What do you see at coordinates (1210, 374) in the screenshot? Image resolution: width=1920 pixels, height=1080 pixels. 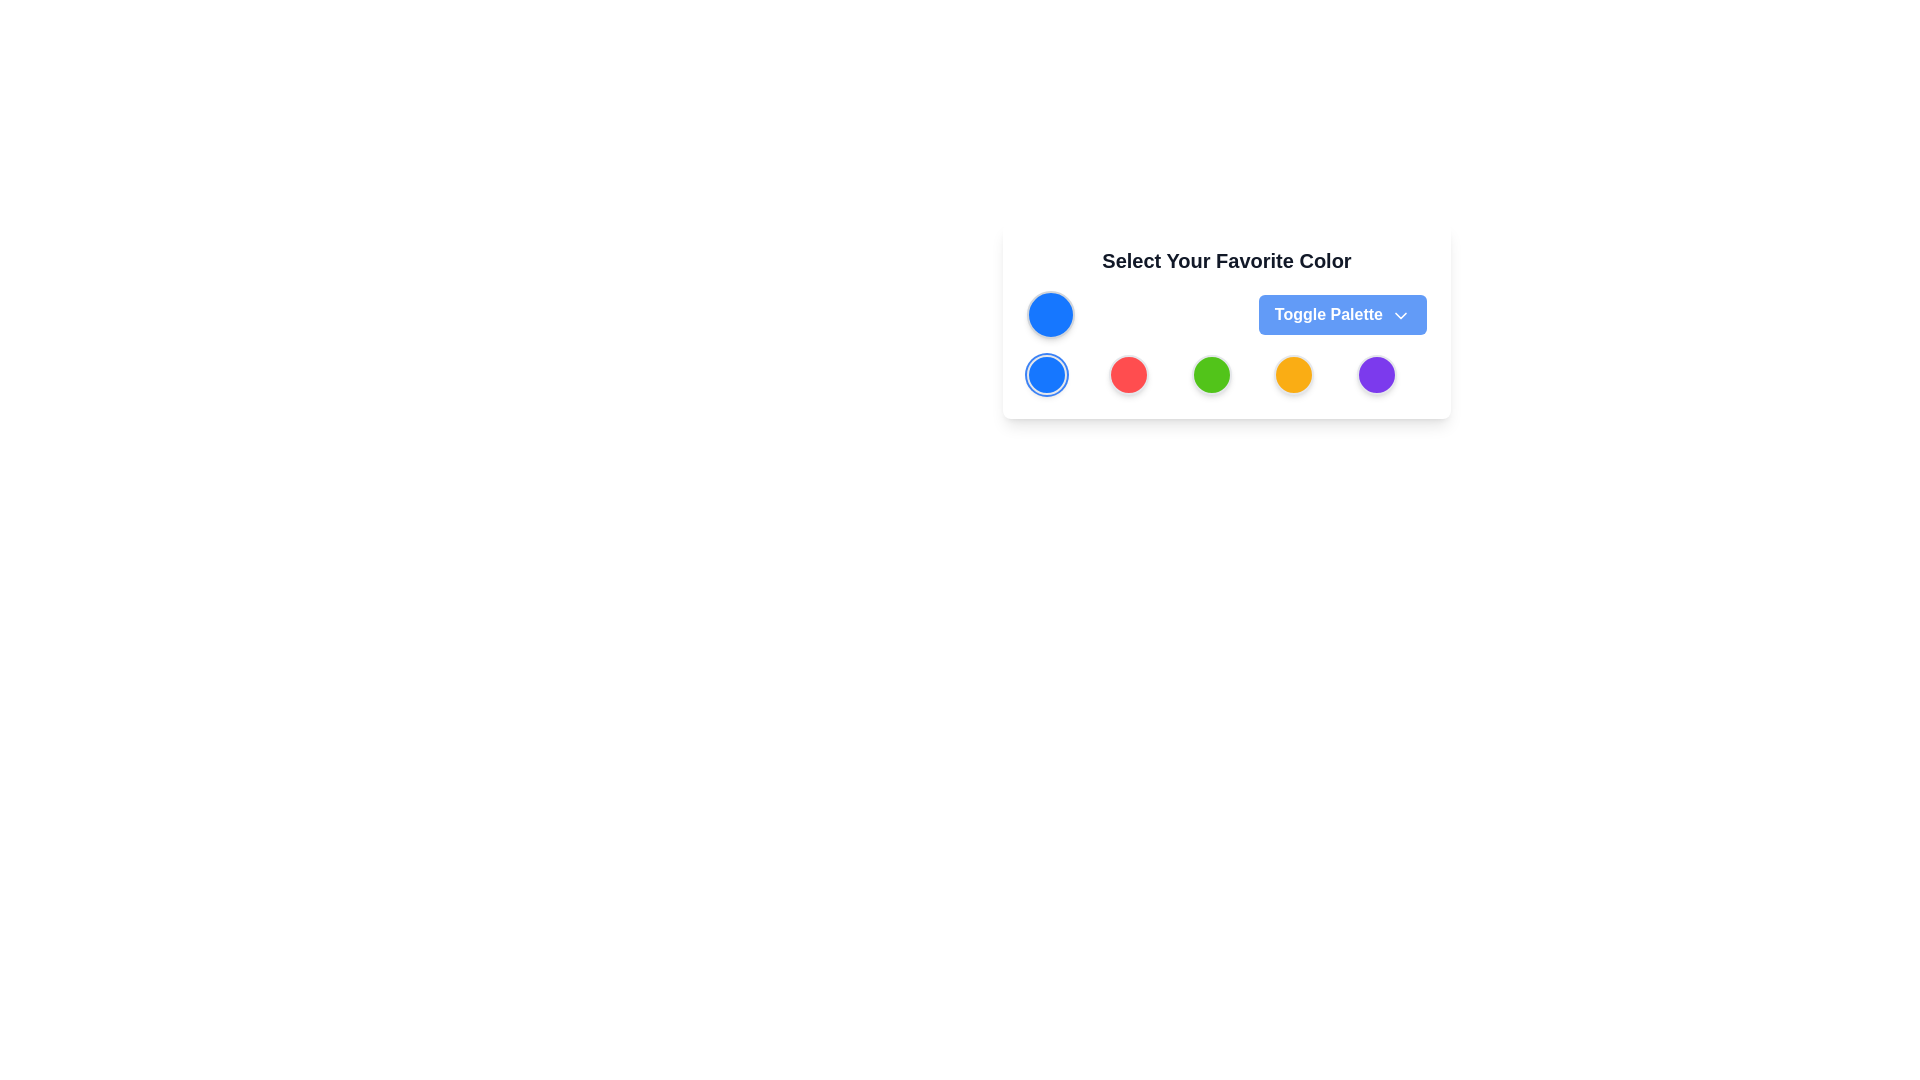 I see `the green color selection button, which is the third circular button in a row of five buttons, located to the right of the red button and left of the orange button` at bounding box center [1210, 374].